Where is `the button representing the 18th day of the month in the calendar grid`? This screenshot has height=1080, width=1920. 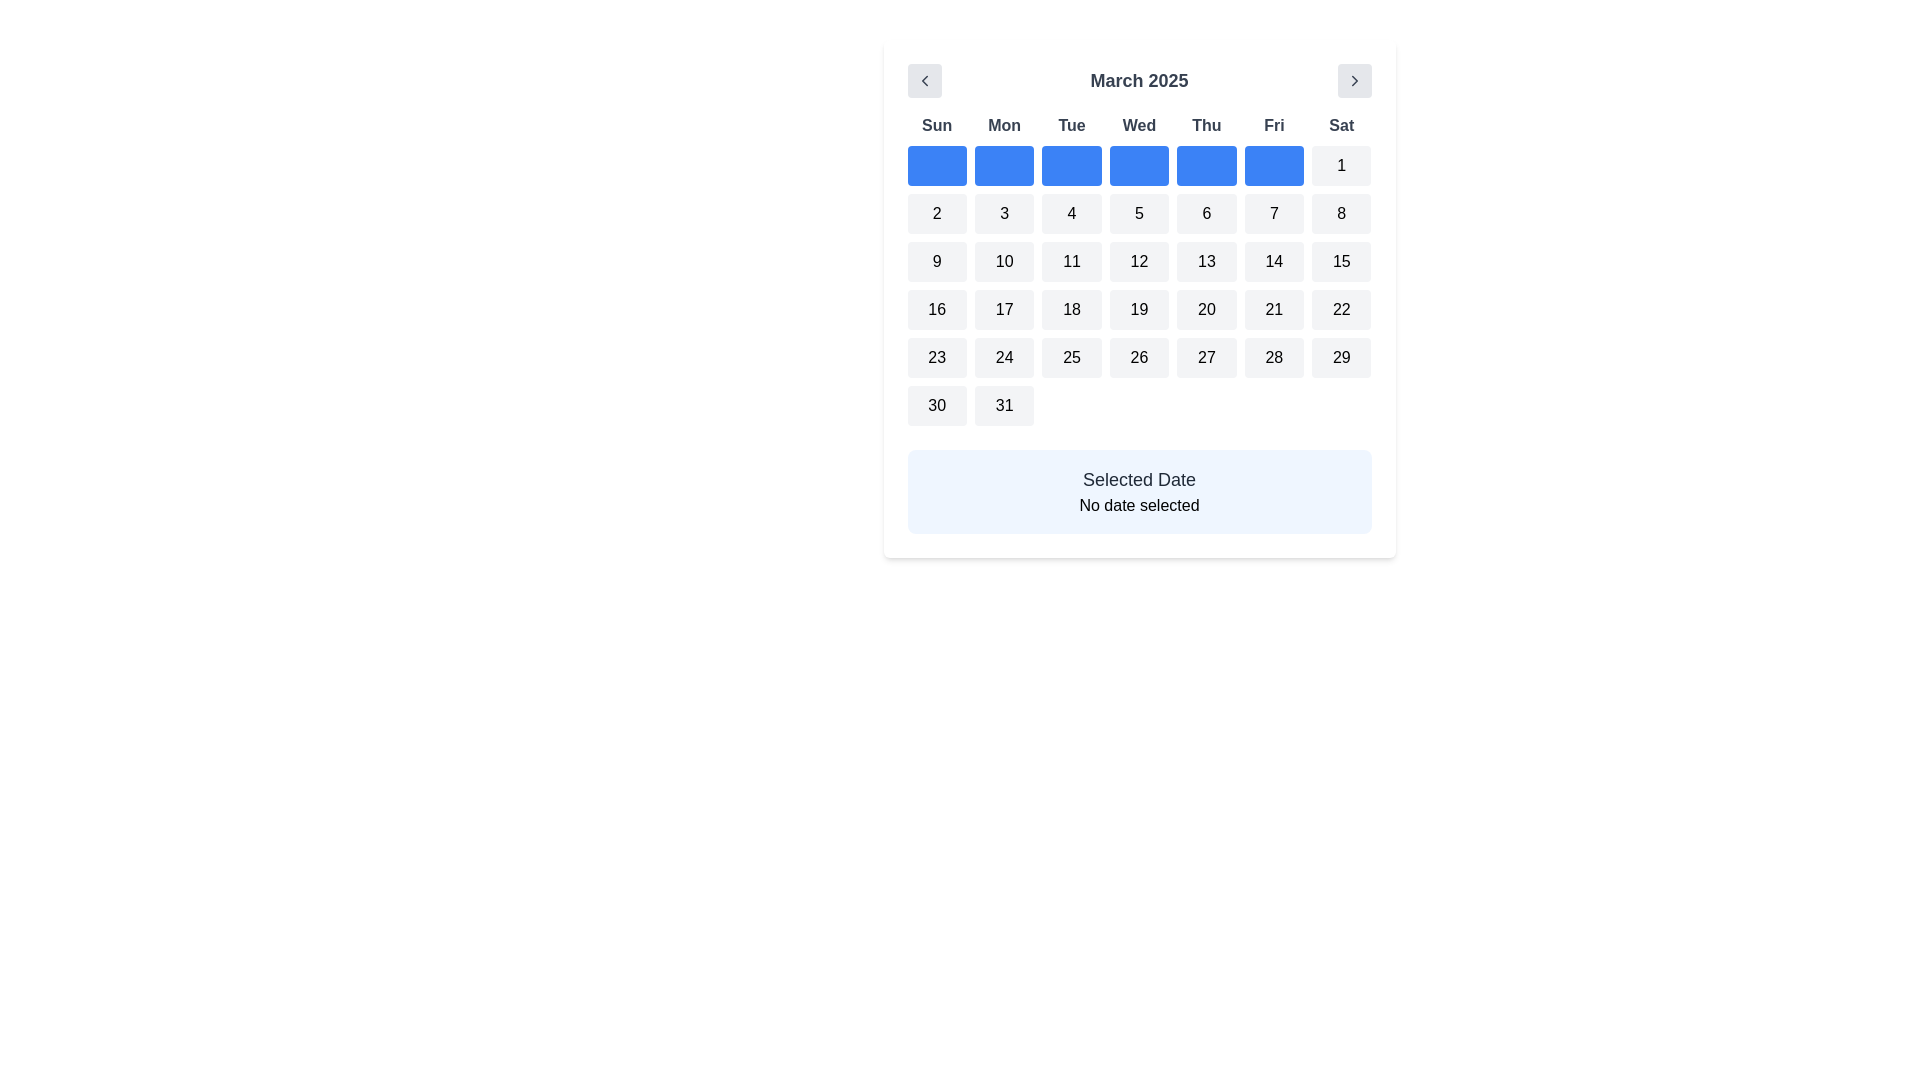
the button representing the 18th day of the month in the calendar grid is located at coordinates (1071, 309).